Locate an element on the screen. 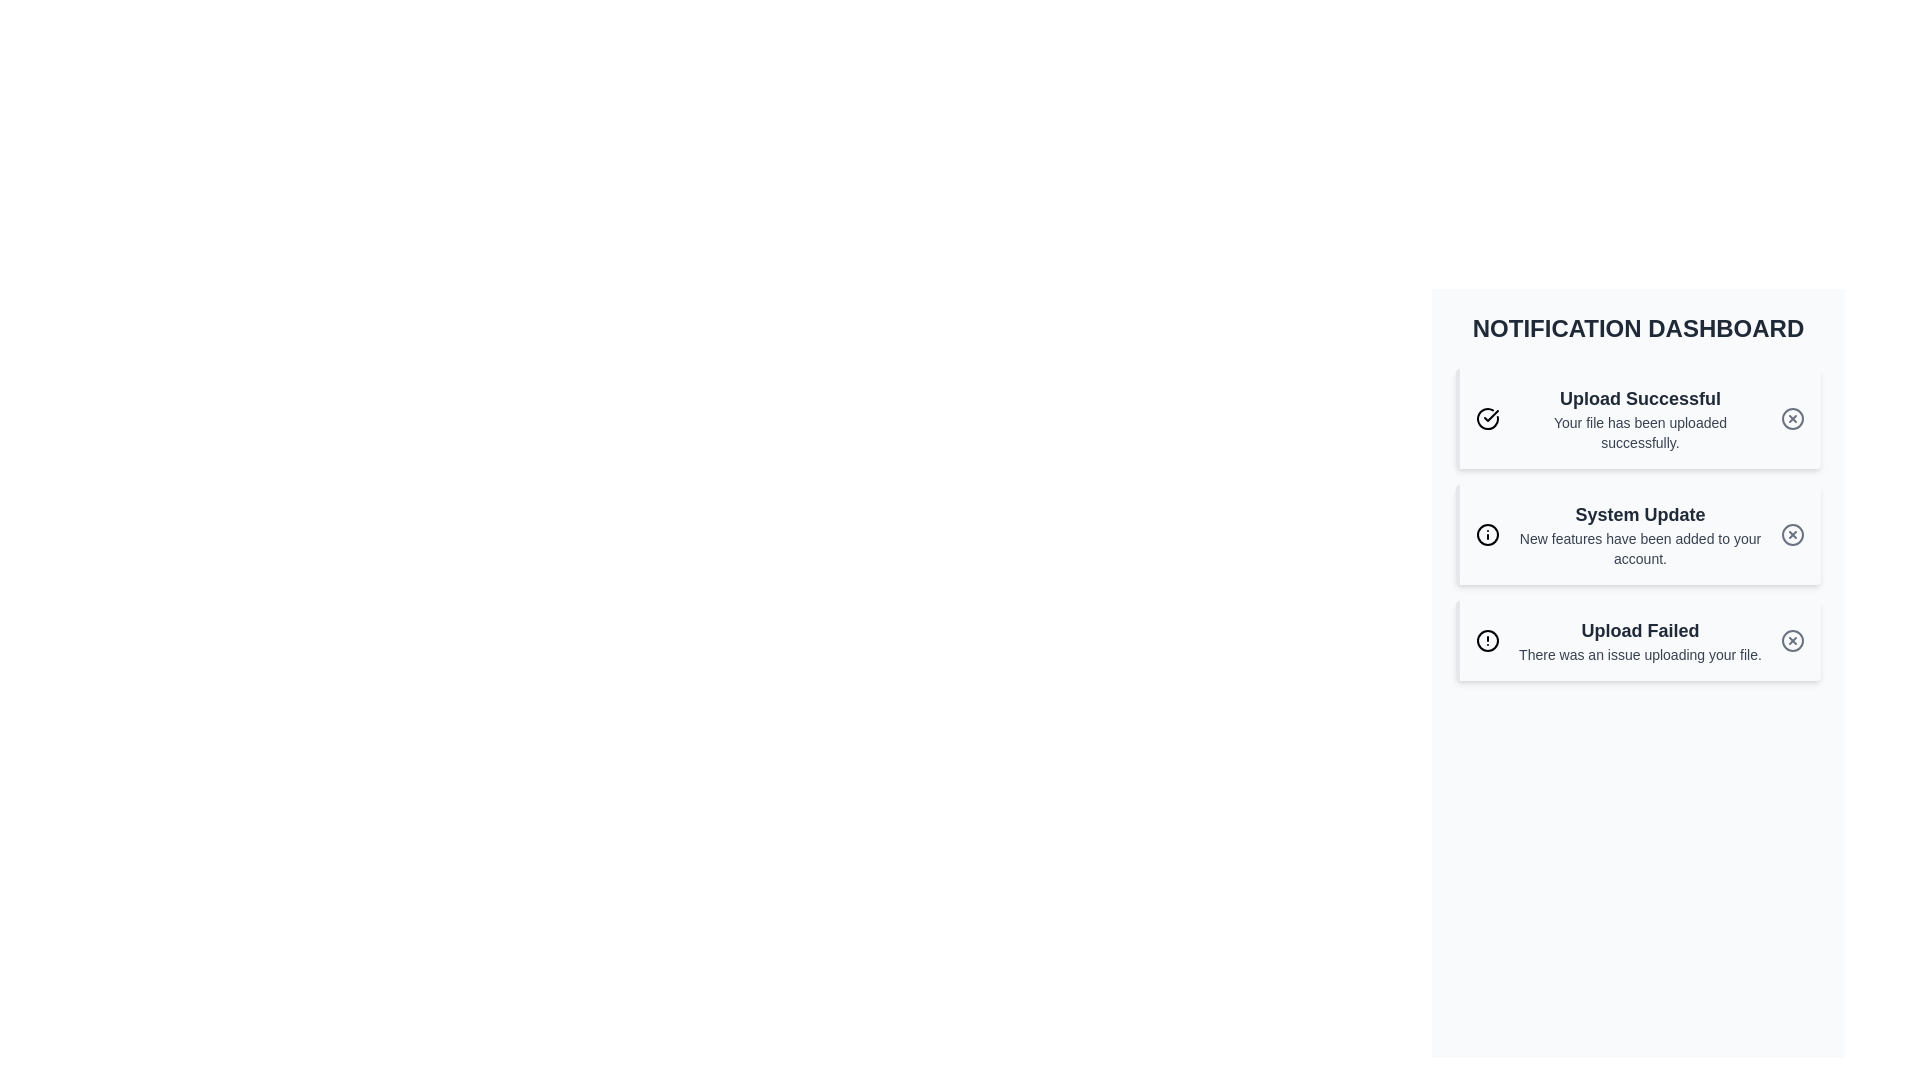  the Text Label that serves as the title for the notification message about system updates, located in the middle section of the notification panel is located at coordinates (1640, 514).